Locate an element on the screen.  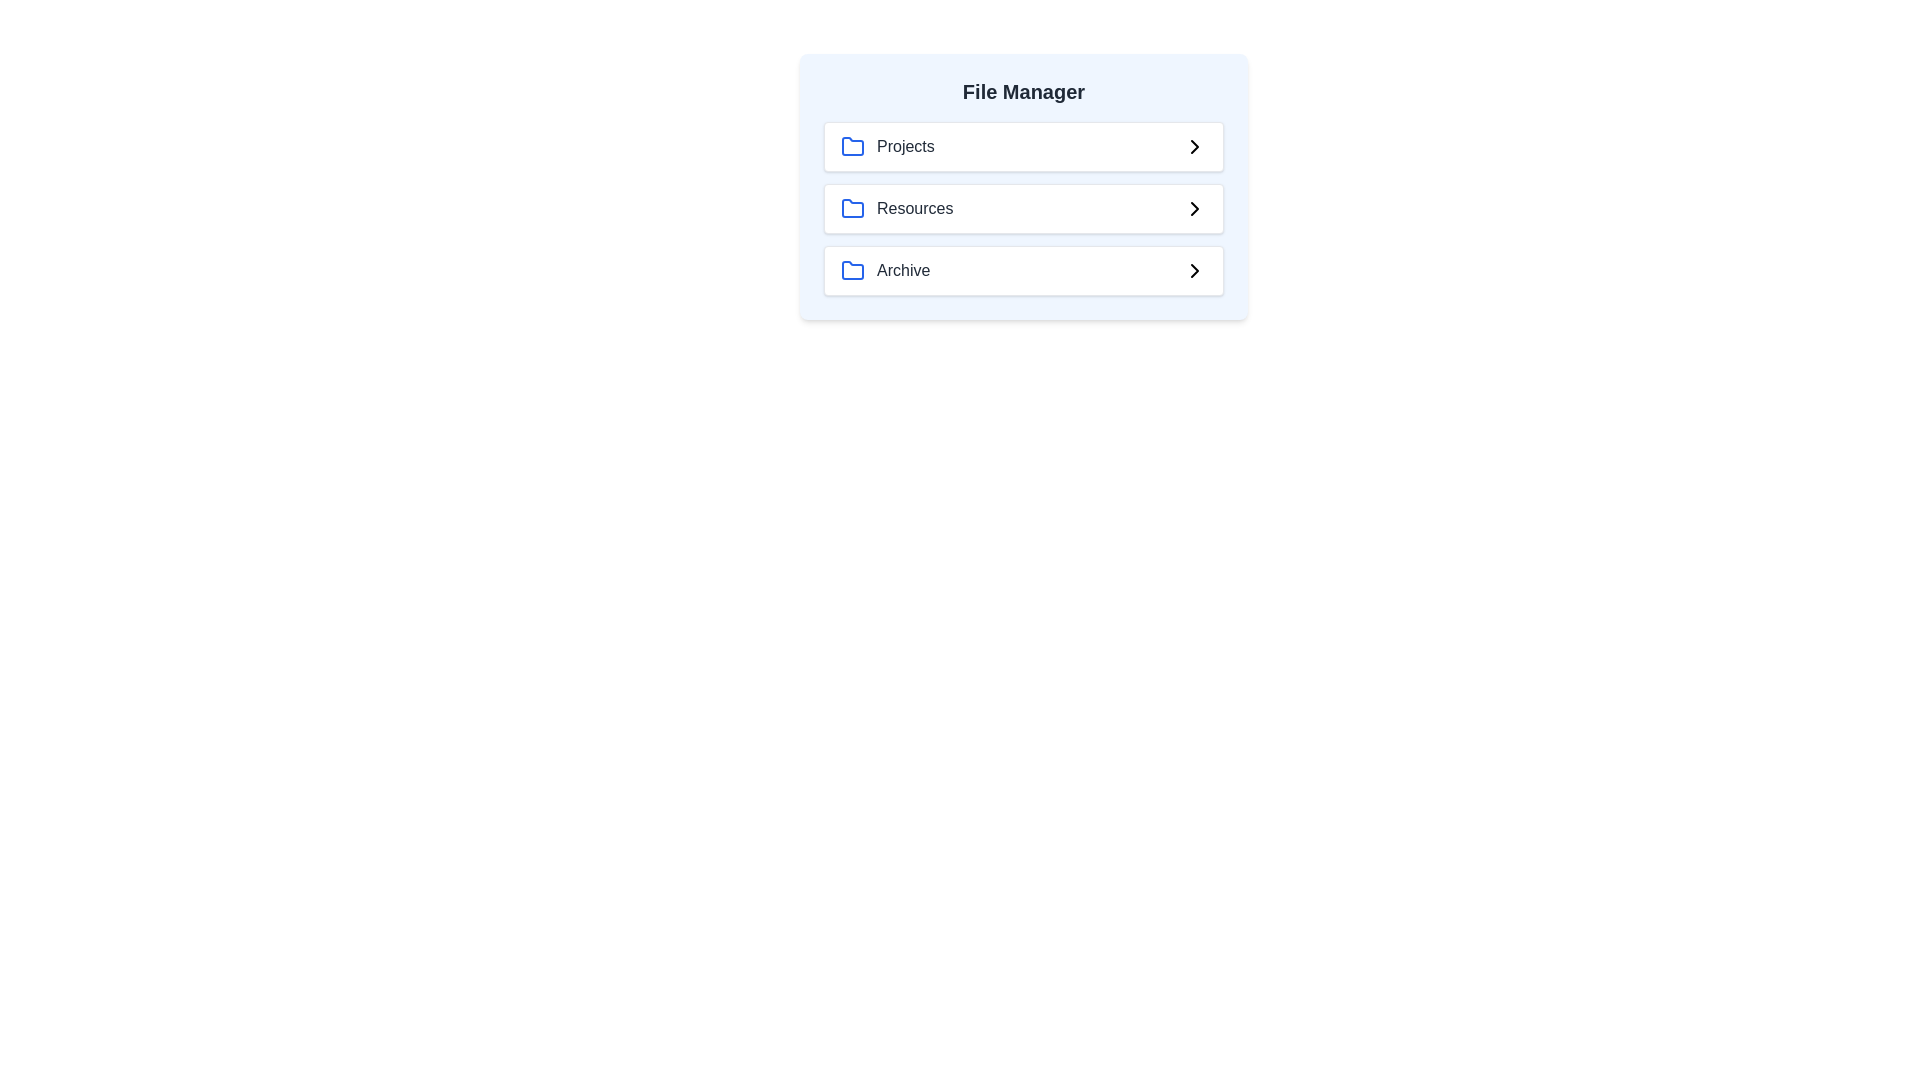
the second horizontally composed list entry with an icon and text label in the 'File Manager' panel is located at coordinates (896, 208).